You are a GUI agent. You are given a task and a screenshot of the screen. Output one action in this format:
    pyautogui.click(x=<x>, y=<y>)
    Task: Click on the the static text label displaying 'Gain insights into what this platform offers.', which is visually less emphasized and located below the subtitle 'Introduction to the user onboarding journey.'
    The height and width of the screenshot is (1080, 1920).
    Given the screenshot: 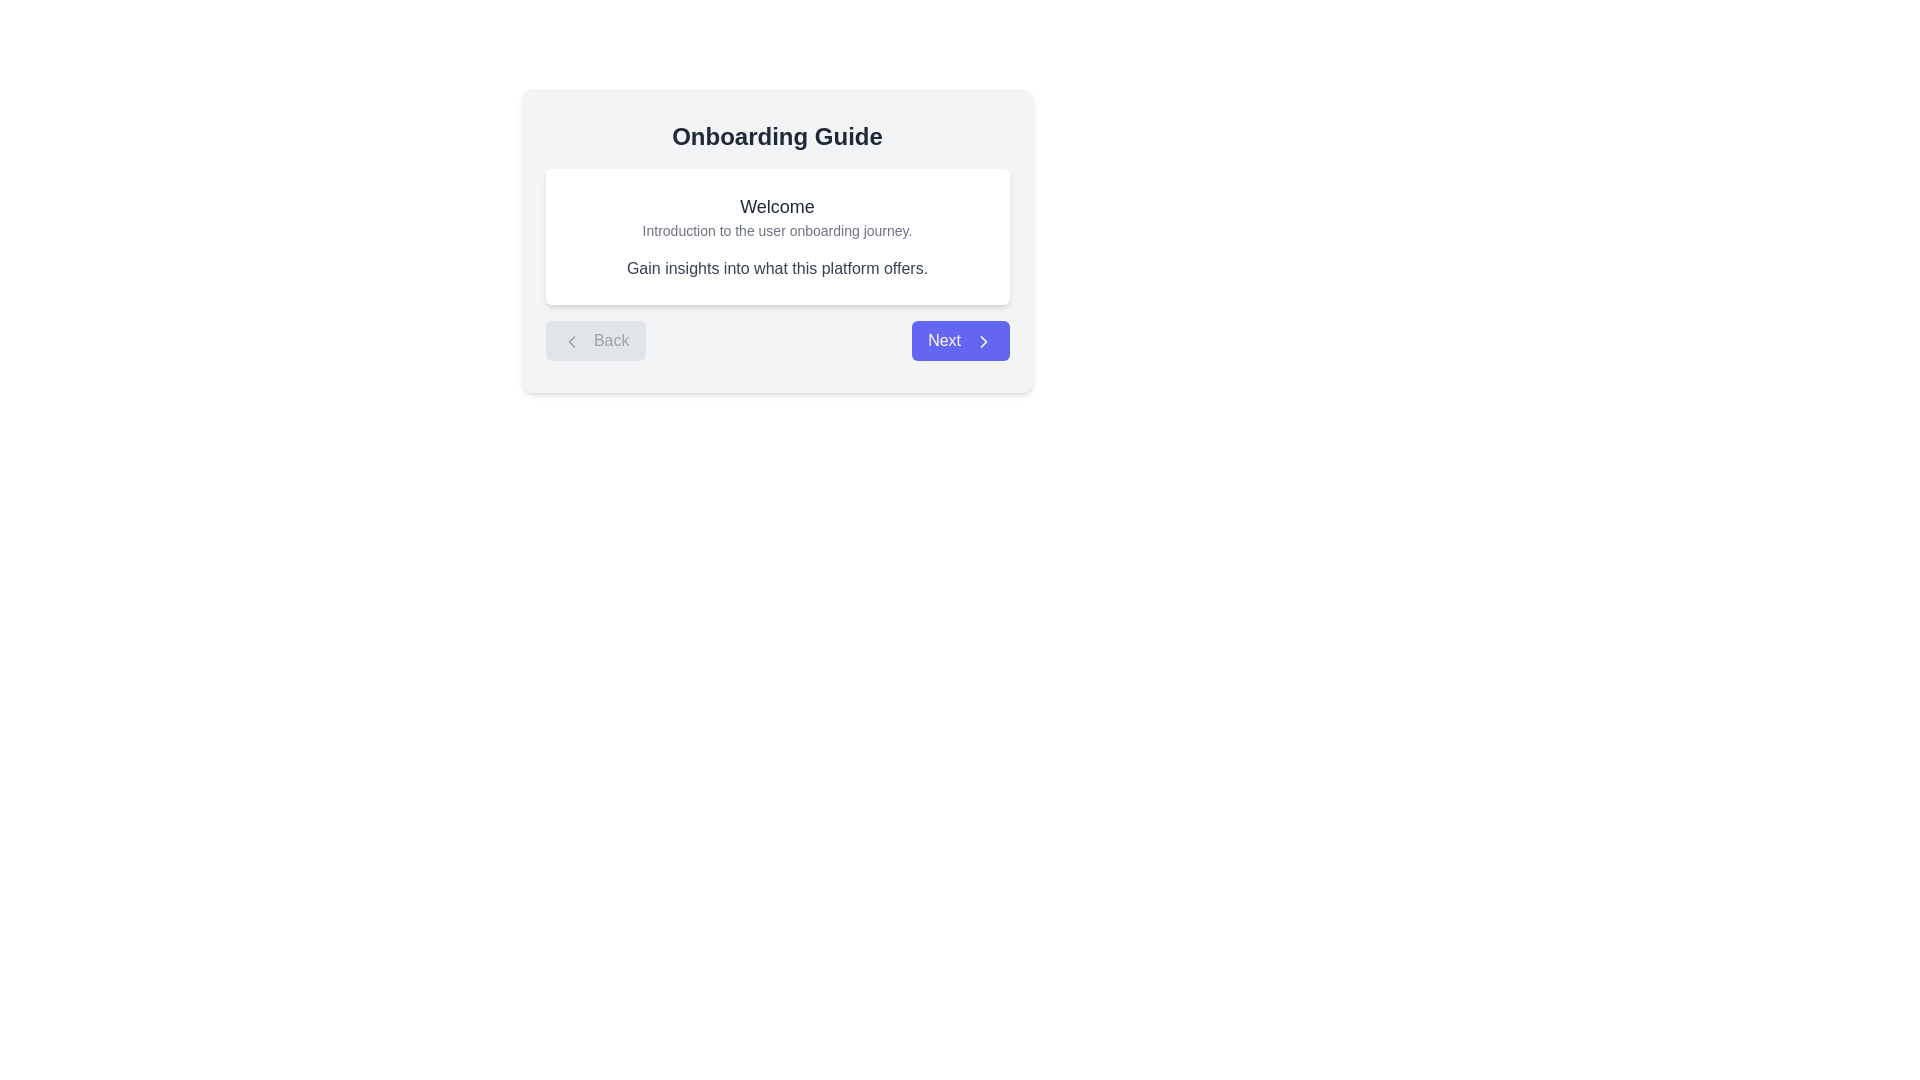 What is the action you would take?
    pyautogui.click(x=776, y=268)
    